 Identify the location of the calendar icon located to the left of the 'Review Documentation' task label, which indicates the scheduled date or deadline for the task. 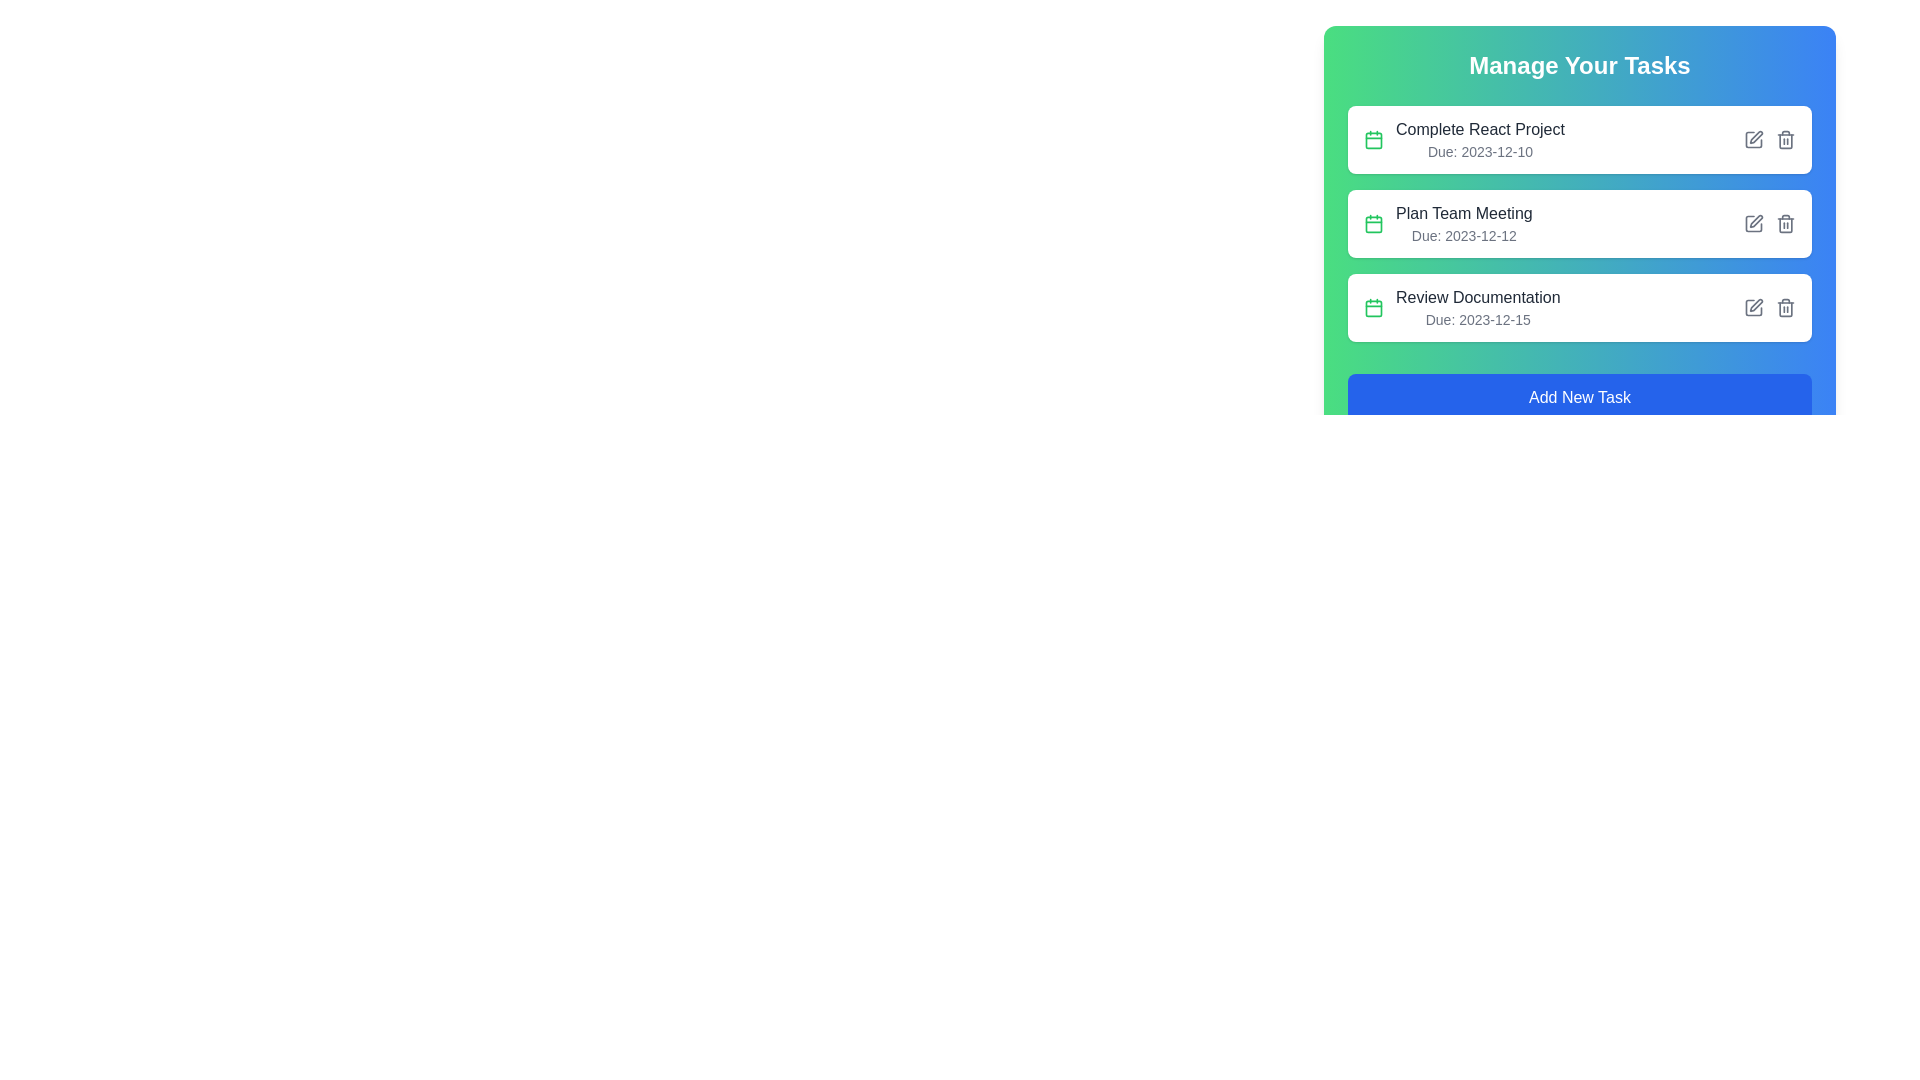
(1372, 308).